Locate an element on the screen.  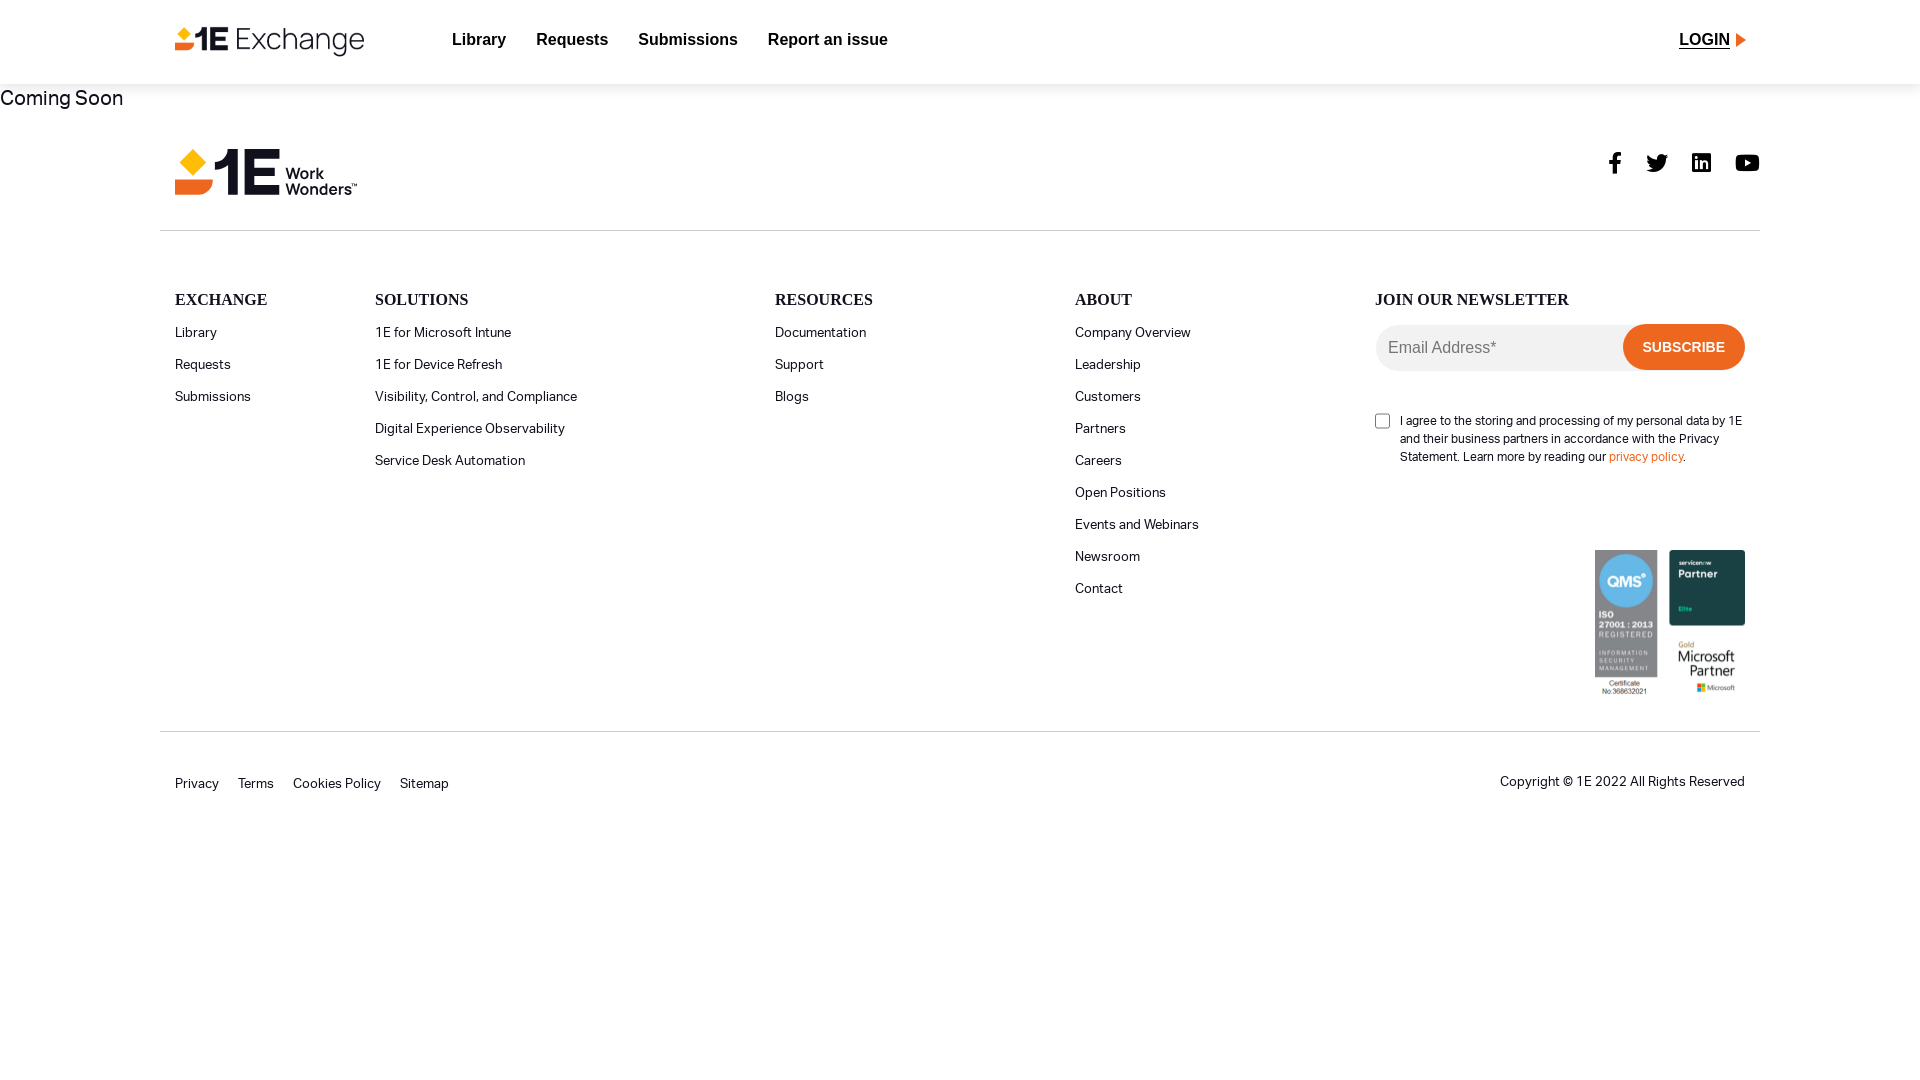
'Report an issue' is located at coordinates (828, 42).